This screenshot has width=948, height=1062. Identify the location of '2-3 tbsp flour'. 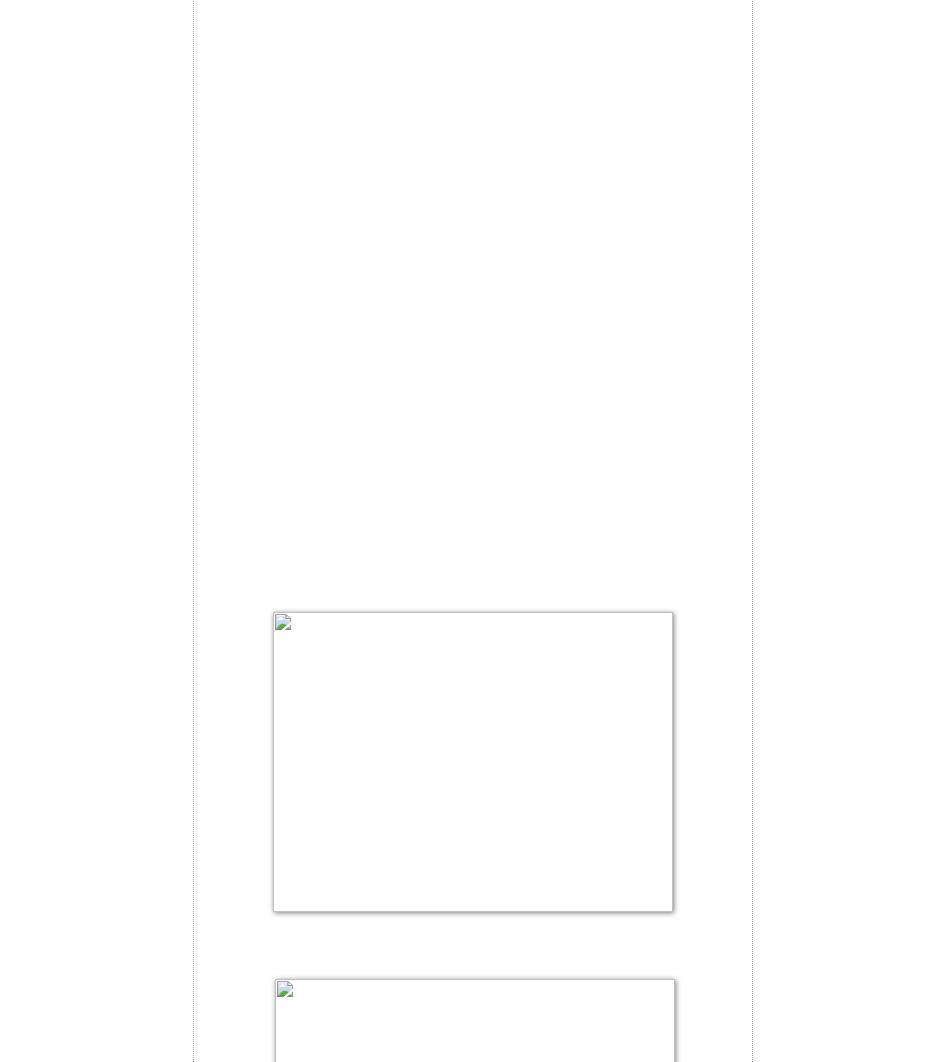
(250, 7).